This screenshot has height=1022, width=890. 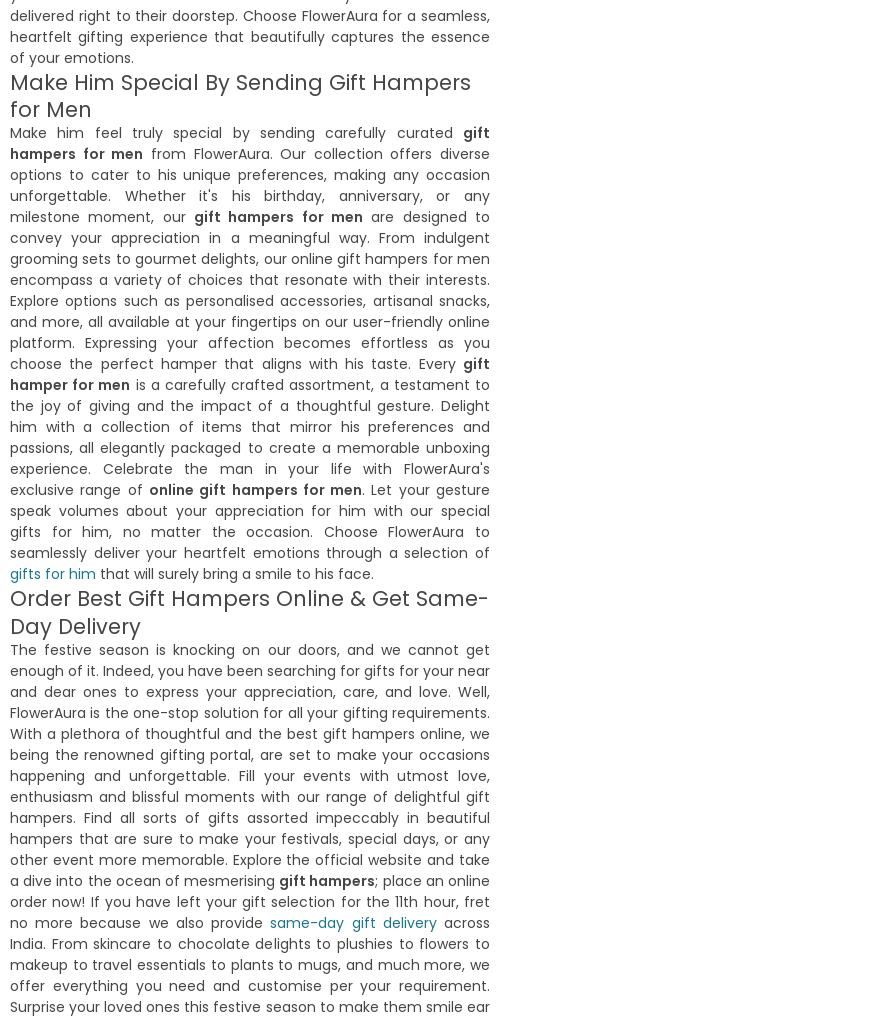 What do you see at coordinates (11, 532) in the screenshot?
I see `'Complete Skin N Hair Care Hamper'` at bounding box center [11, 532].